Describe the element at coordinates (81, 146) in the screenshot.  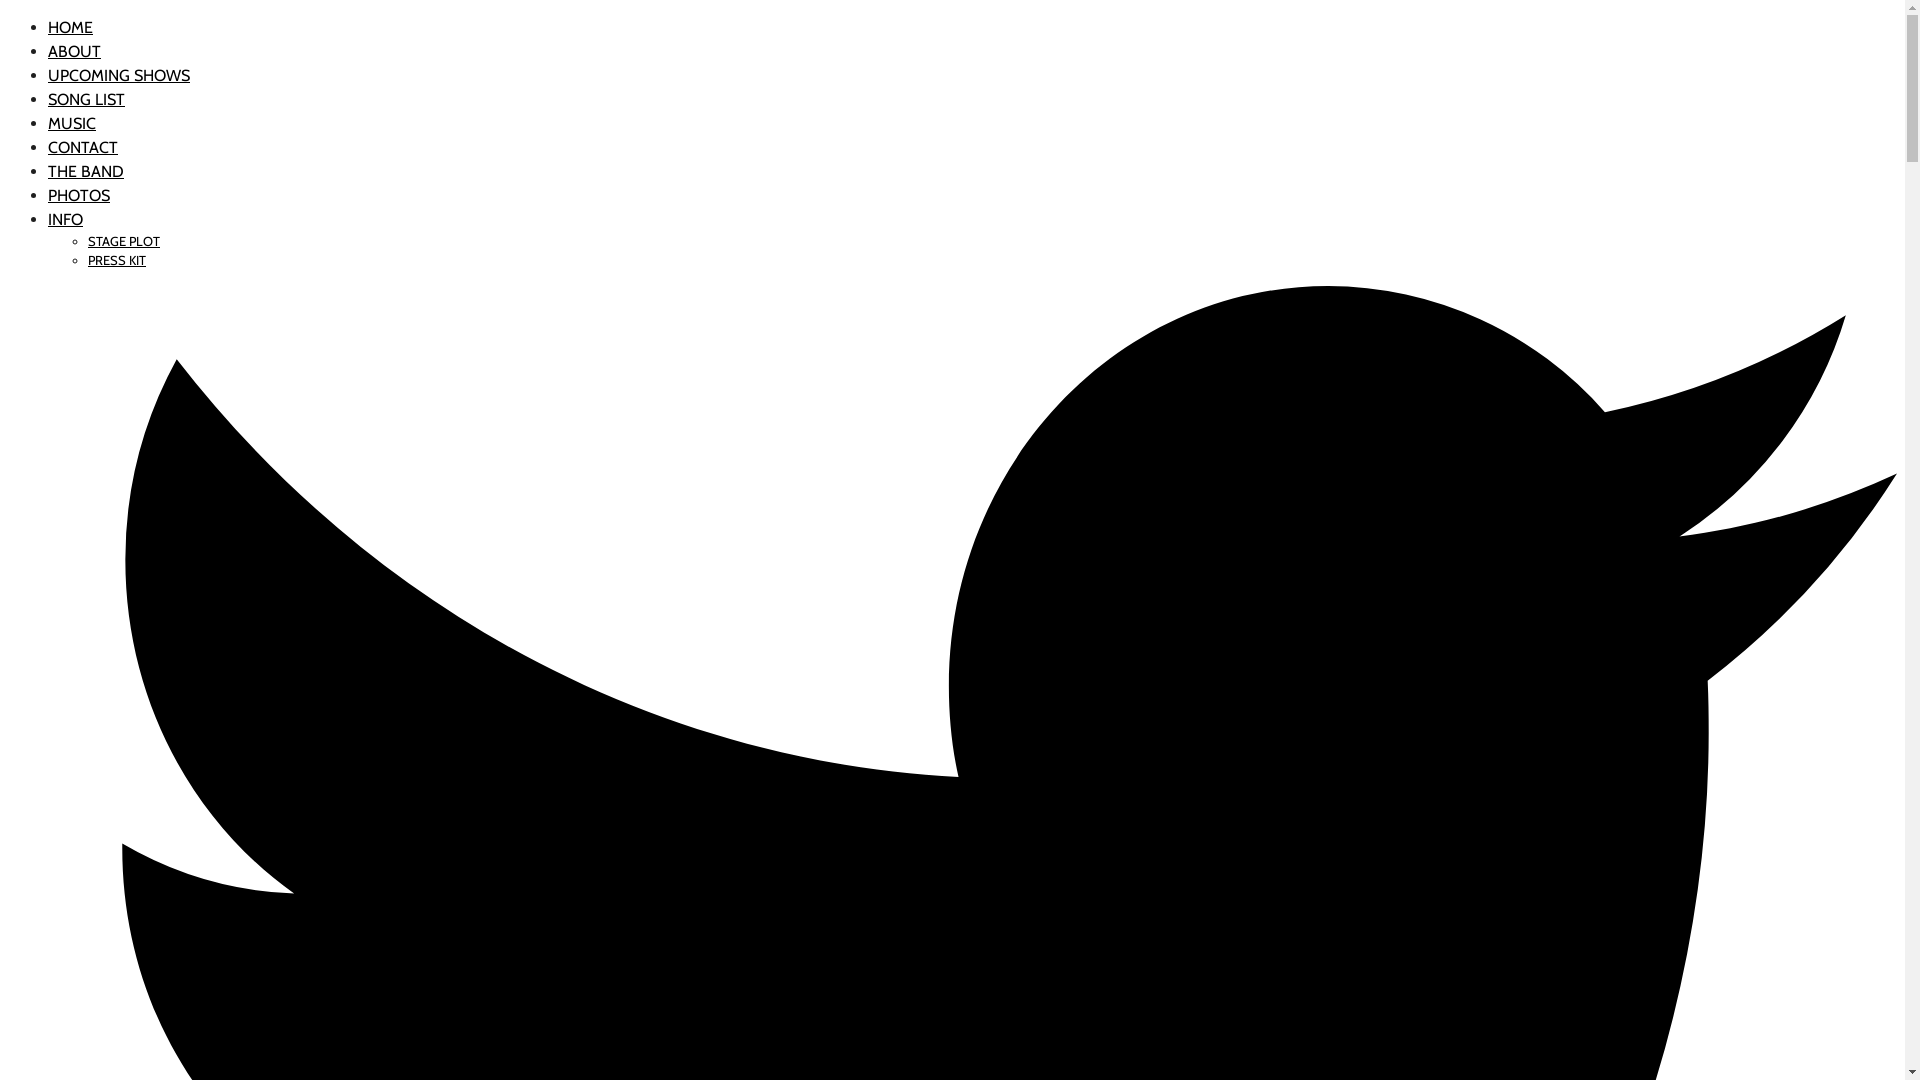
I see `'CONTACT'` at that location.